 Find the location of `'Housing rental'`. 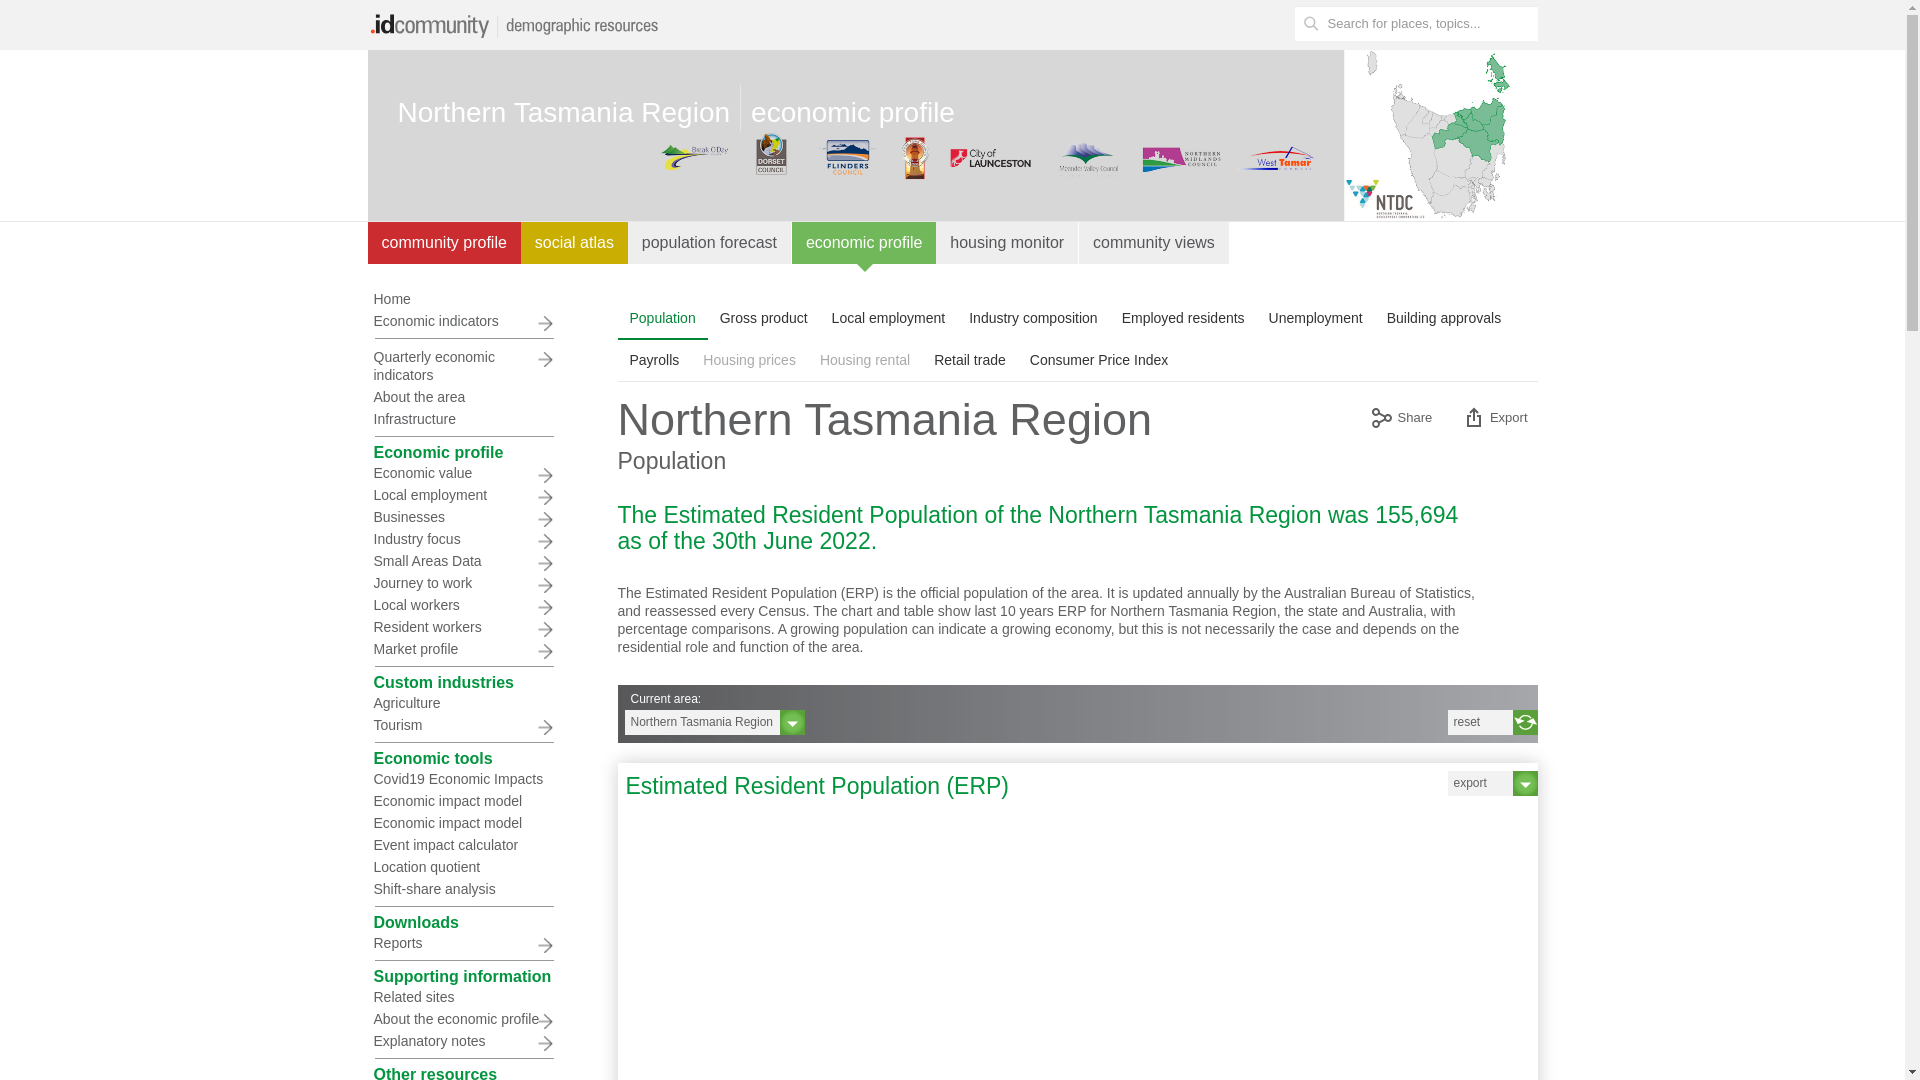

'Housing rental' is located at coordinates (864, 358).